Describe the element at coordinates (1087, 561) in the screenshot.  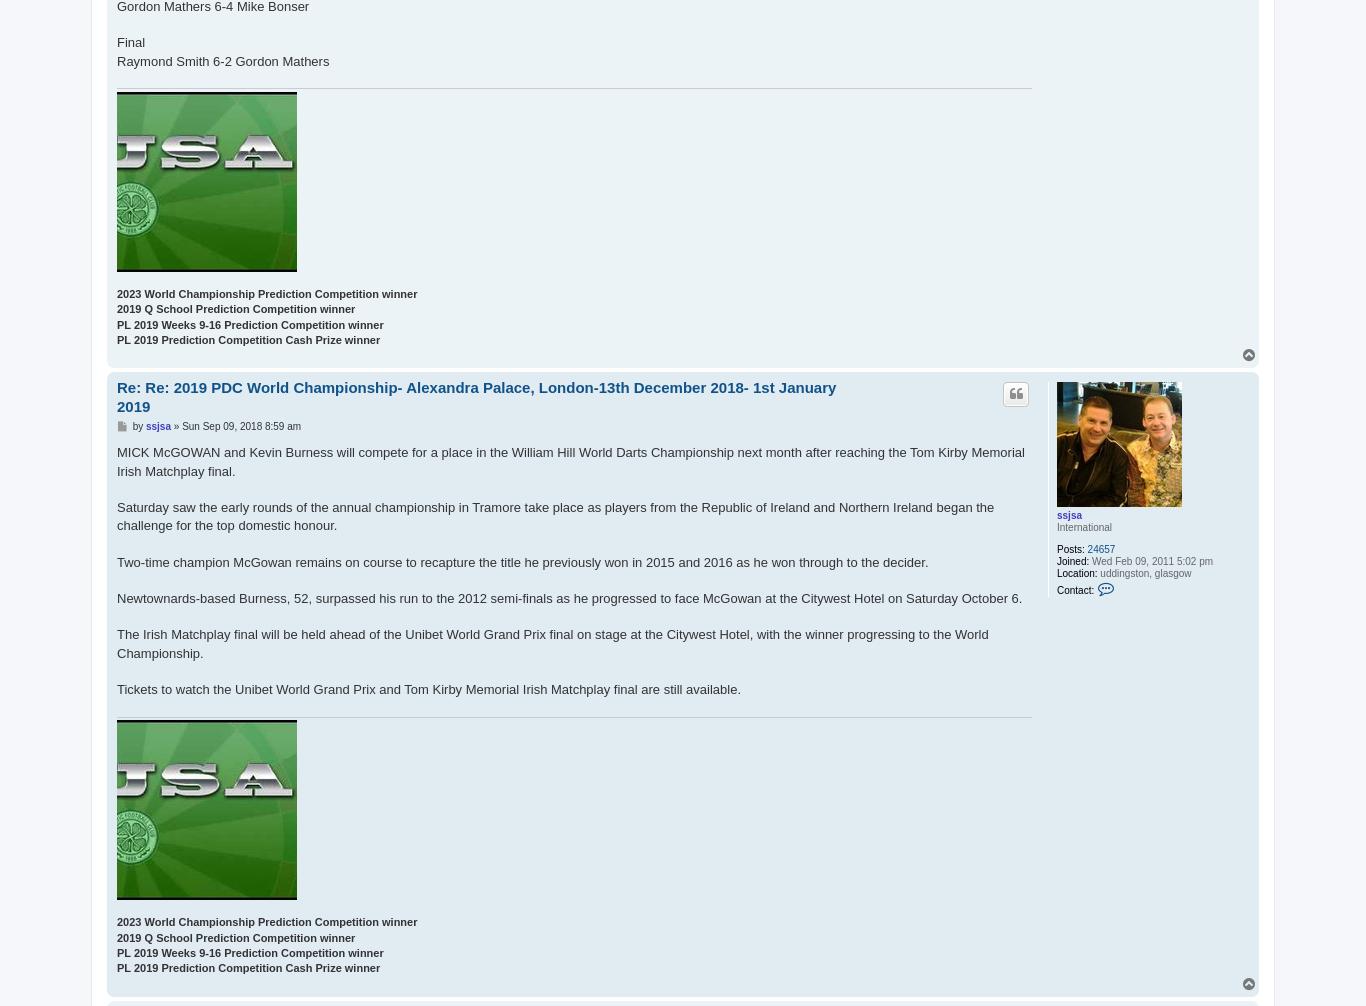
I see `'Wed Feb 09, 2011 5:02 pm'` at that location.